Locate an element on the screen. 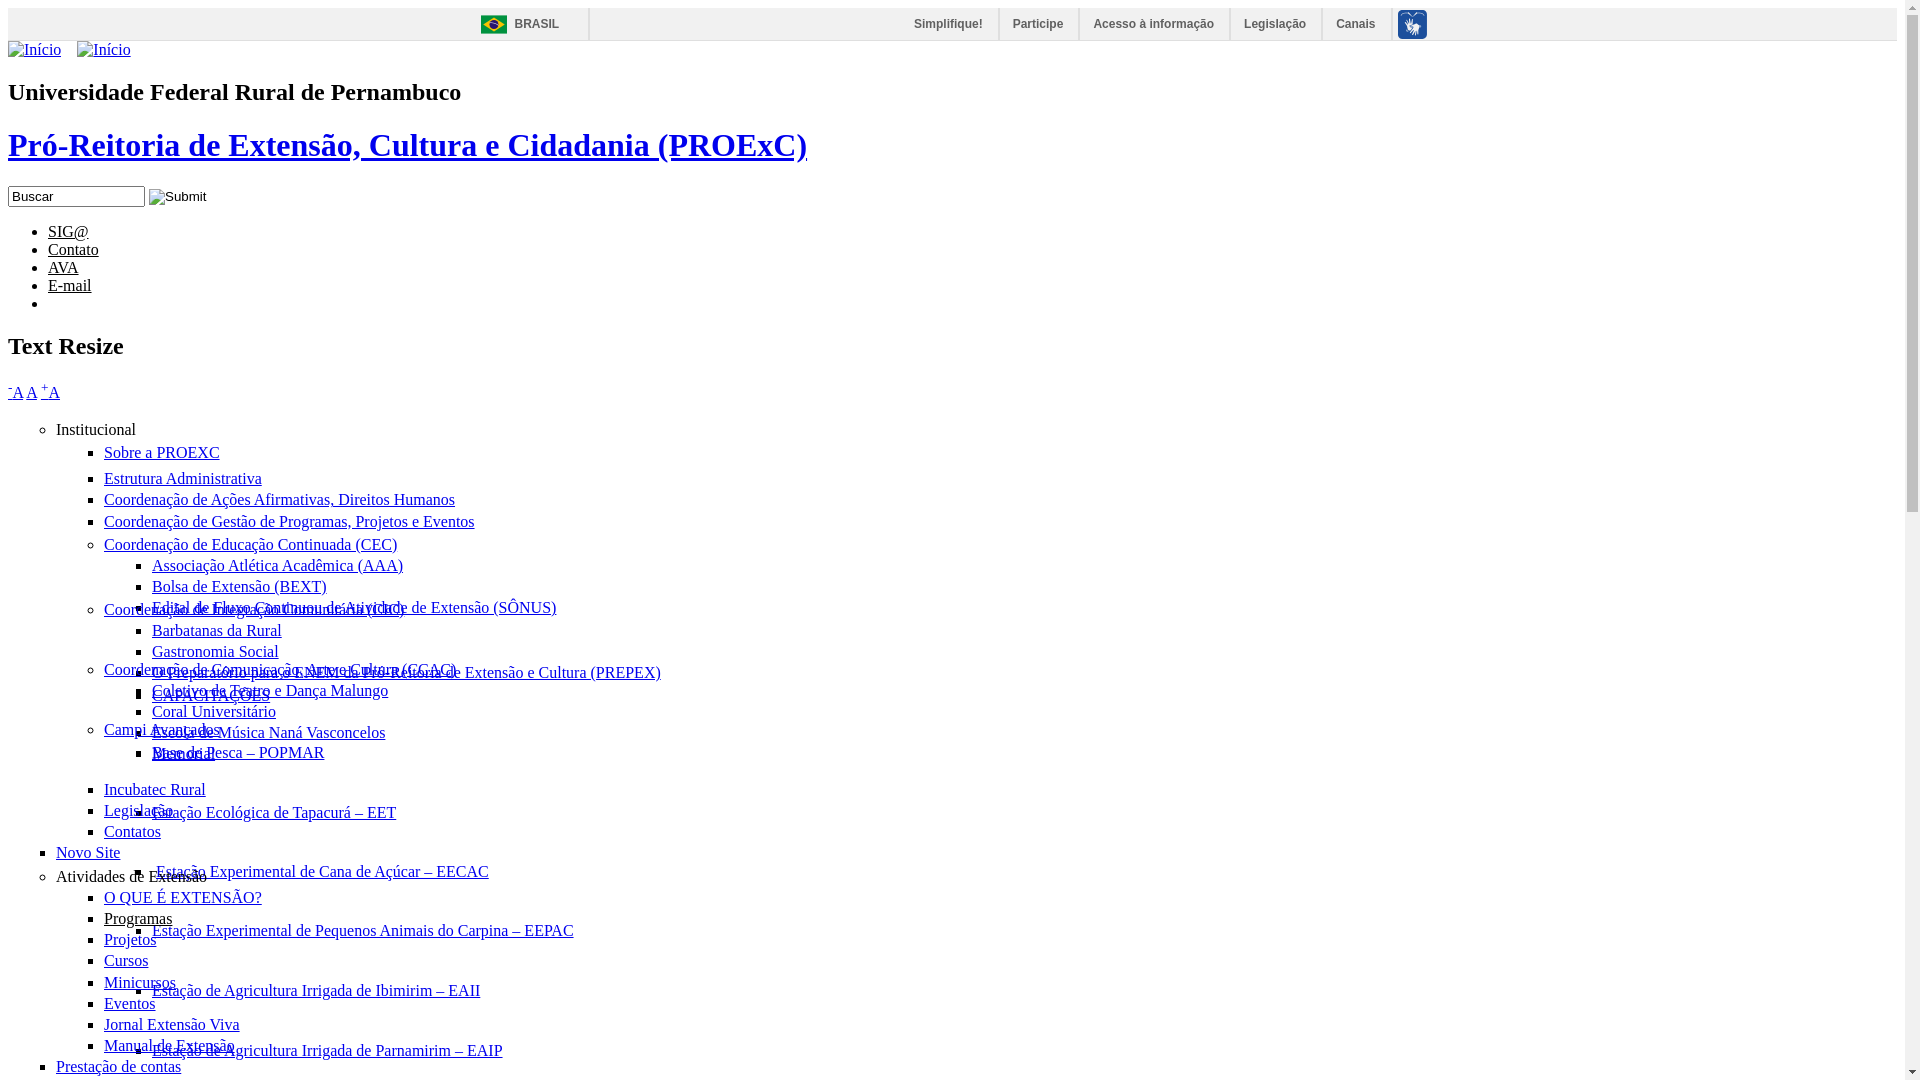 This screenshot has height=1080, width=1920. 'BRASIL' is located at coordinates (514, 24).